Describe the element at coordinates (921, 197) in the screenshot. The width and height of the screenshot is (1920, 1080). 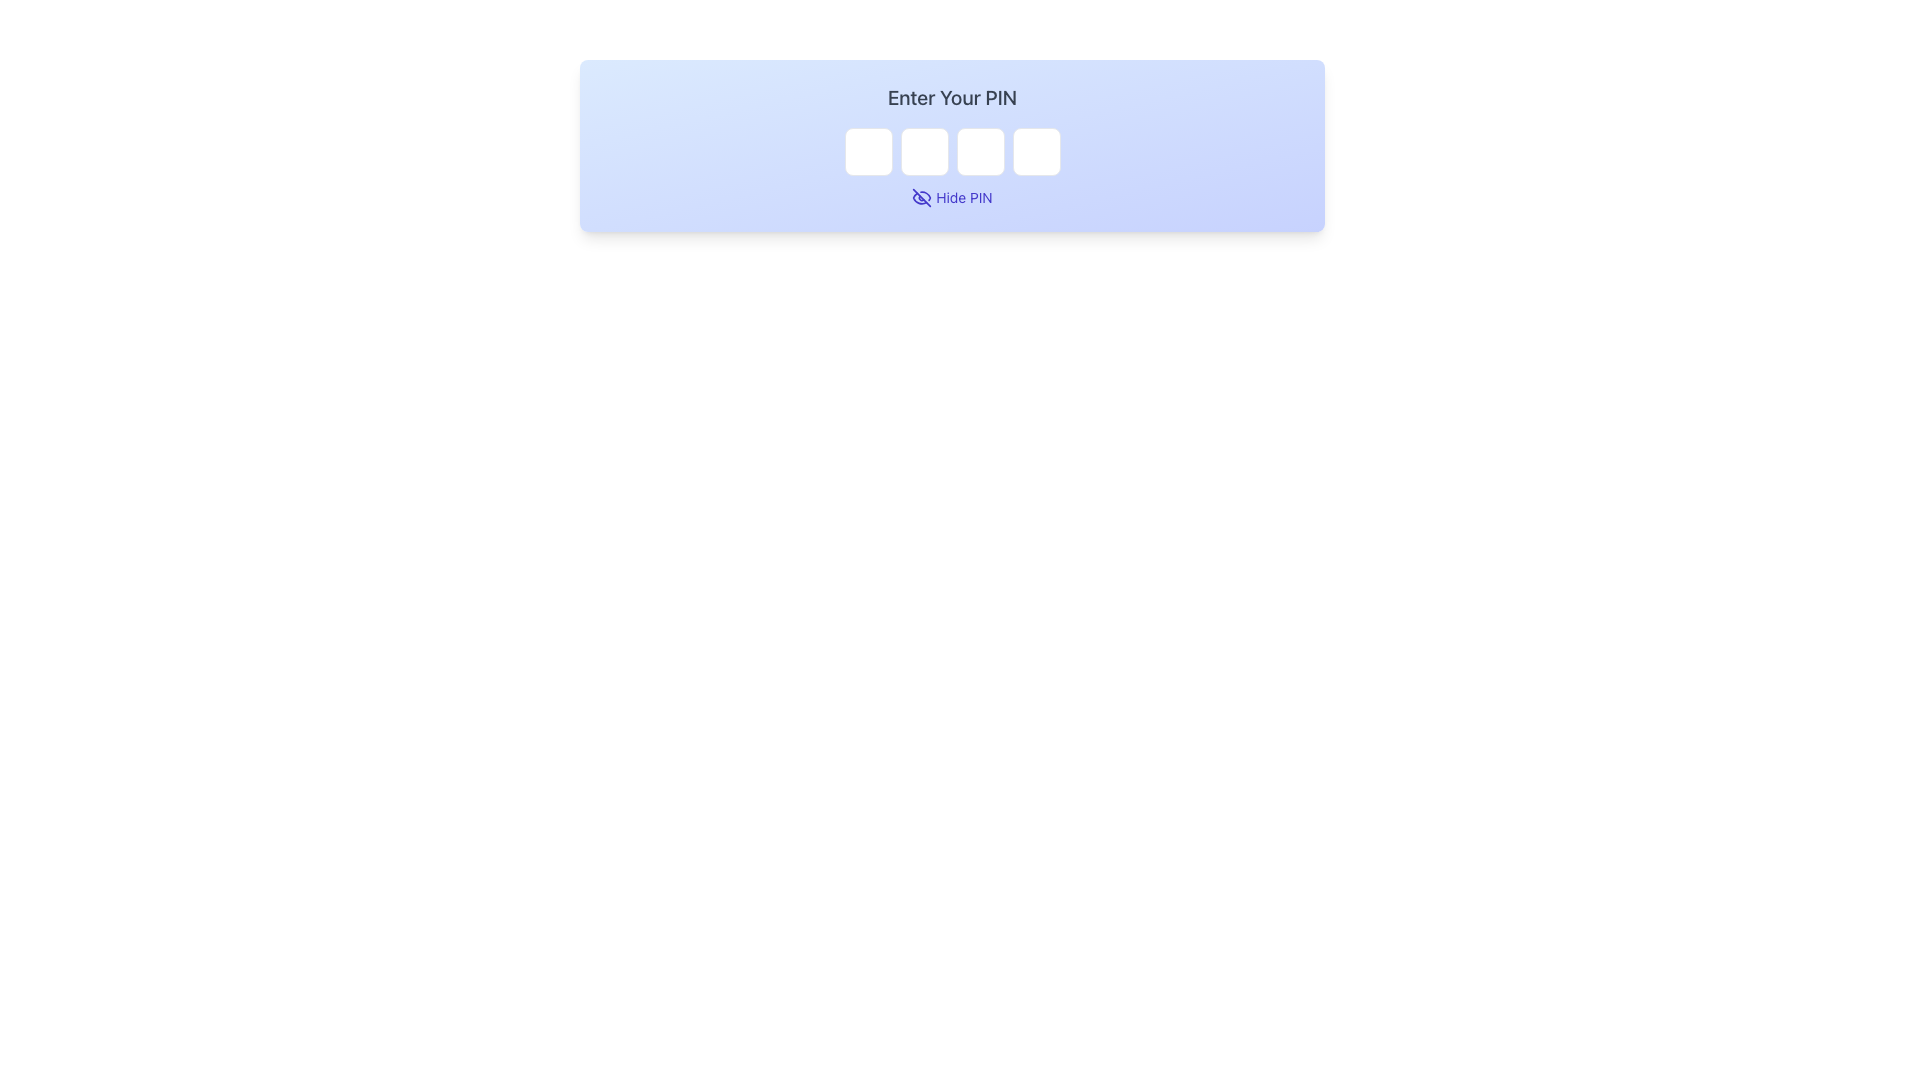
I see `the eye icon with a slash, located to the left of the 'Hide PIN' text at the bottom of the PIN input area` at that location.